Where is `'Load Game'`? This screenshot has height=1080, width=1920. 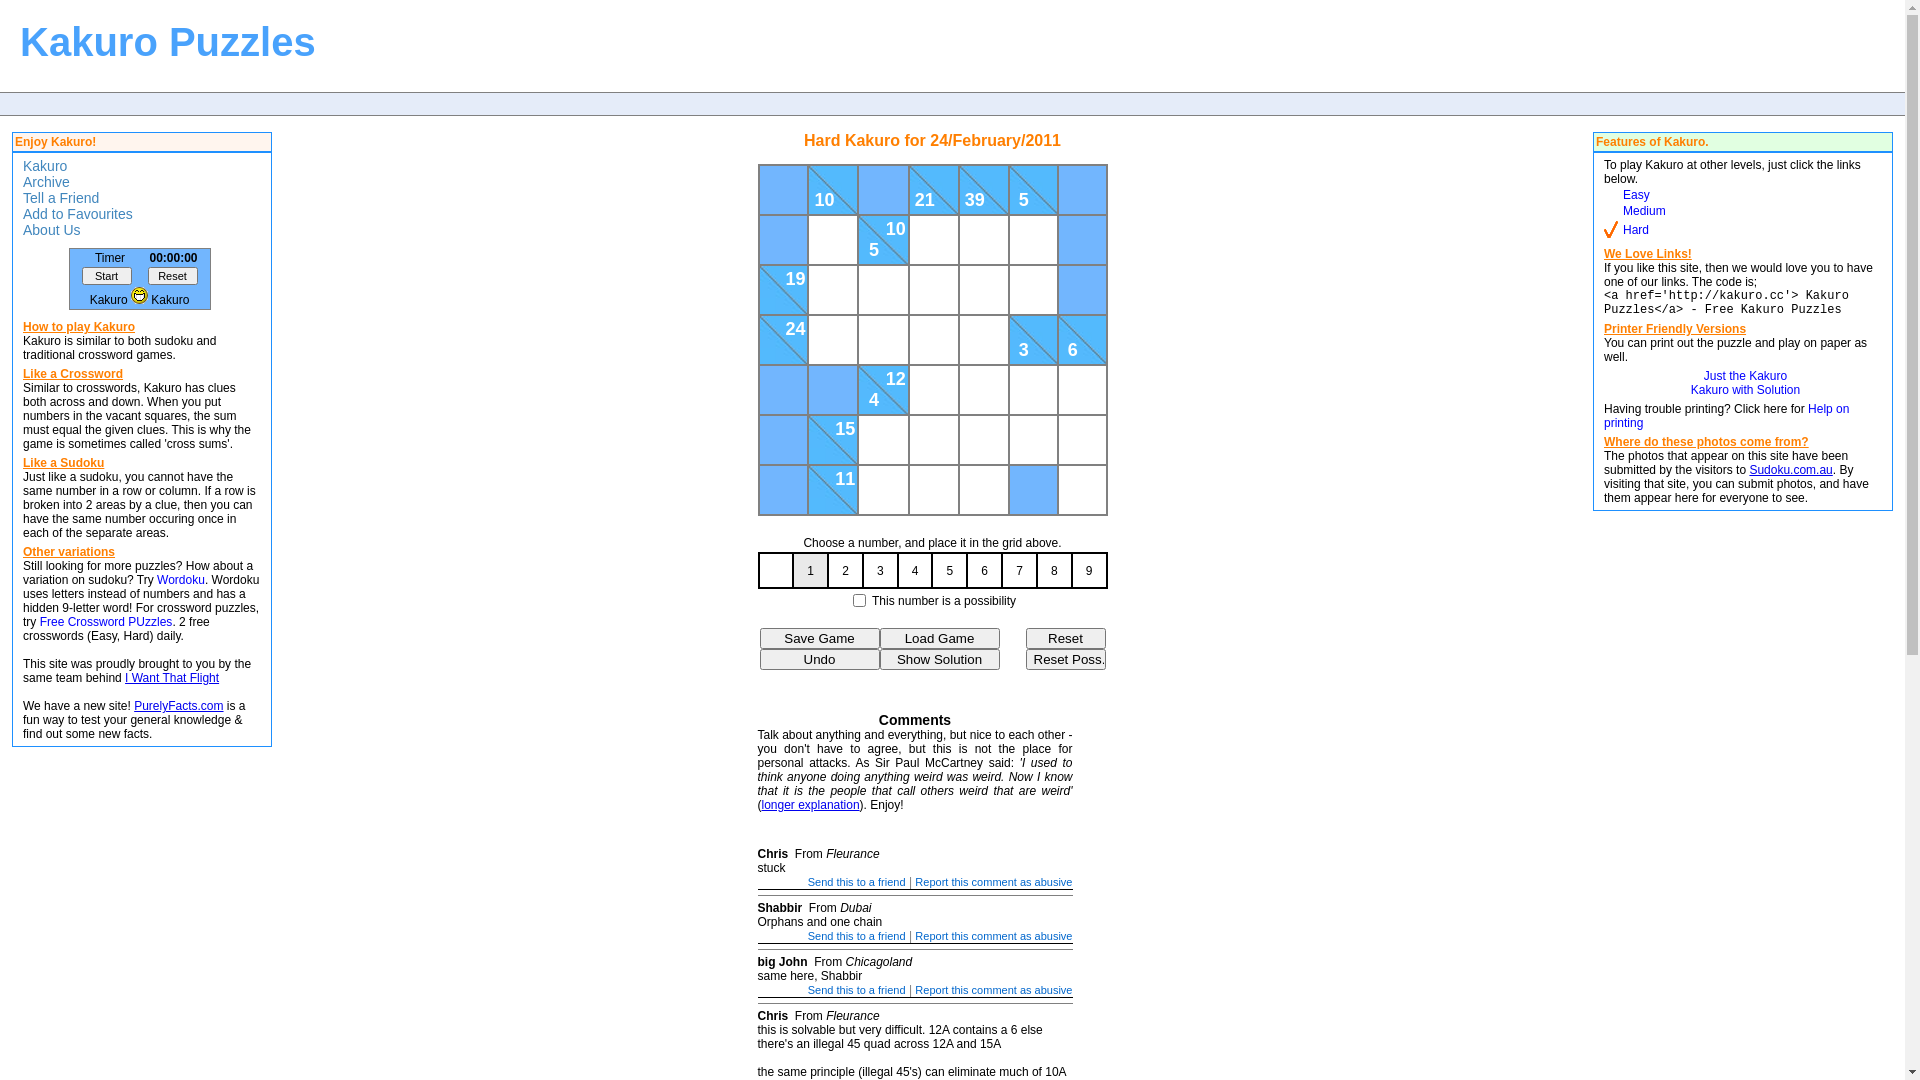
'Load Game' is located at coordinates (939, 638).